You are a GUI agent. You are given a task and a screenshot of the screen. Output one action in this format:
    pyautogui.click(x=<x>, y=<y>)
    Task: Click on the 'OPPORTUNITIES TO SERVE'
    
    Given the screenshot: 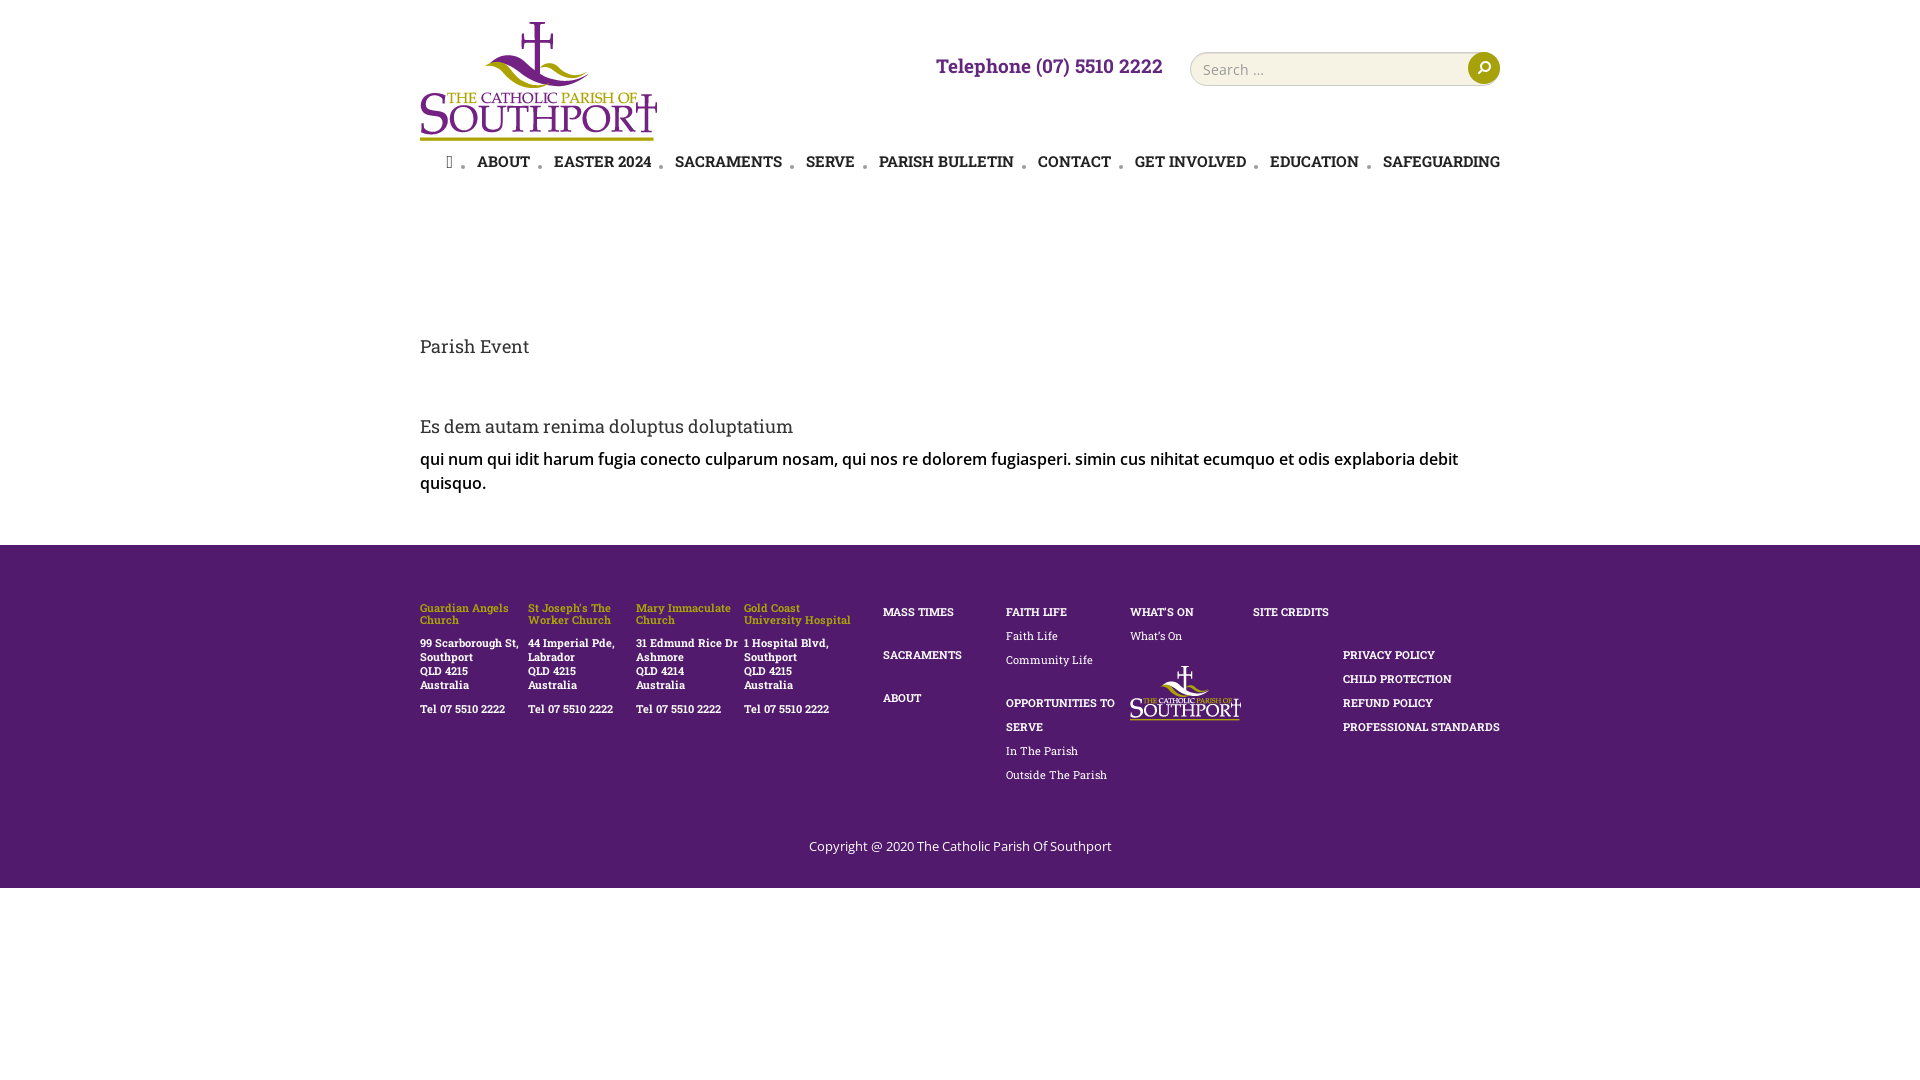 What is the action you would take?
    pyautogui.click(x=1059, y=713)
    